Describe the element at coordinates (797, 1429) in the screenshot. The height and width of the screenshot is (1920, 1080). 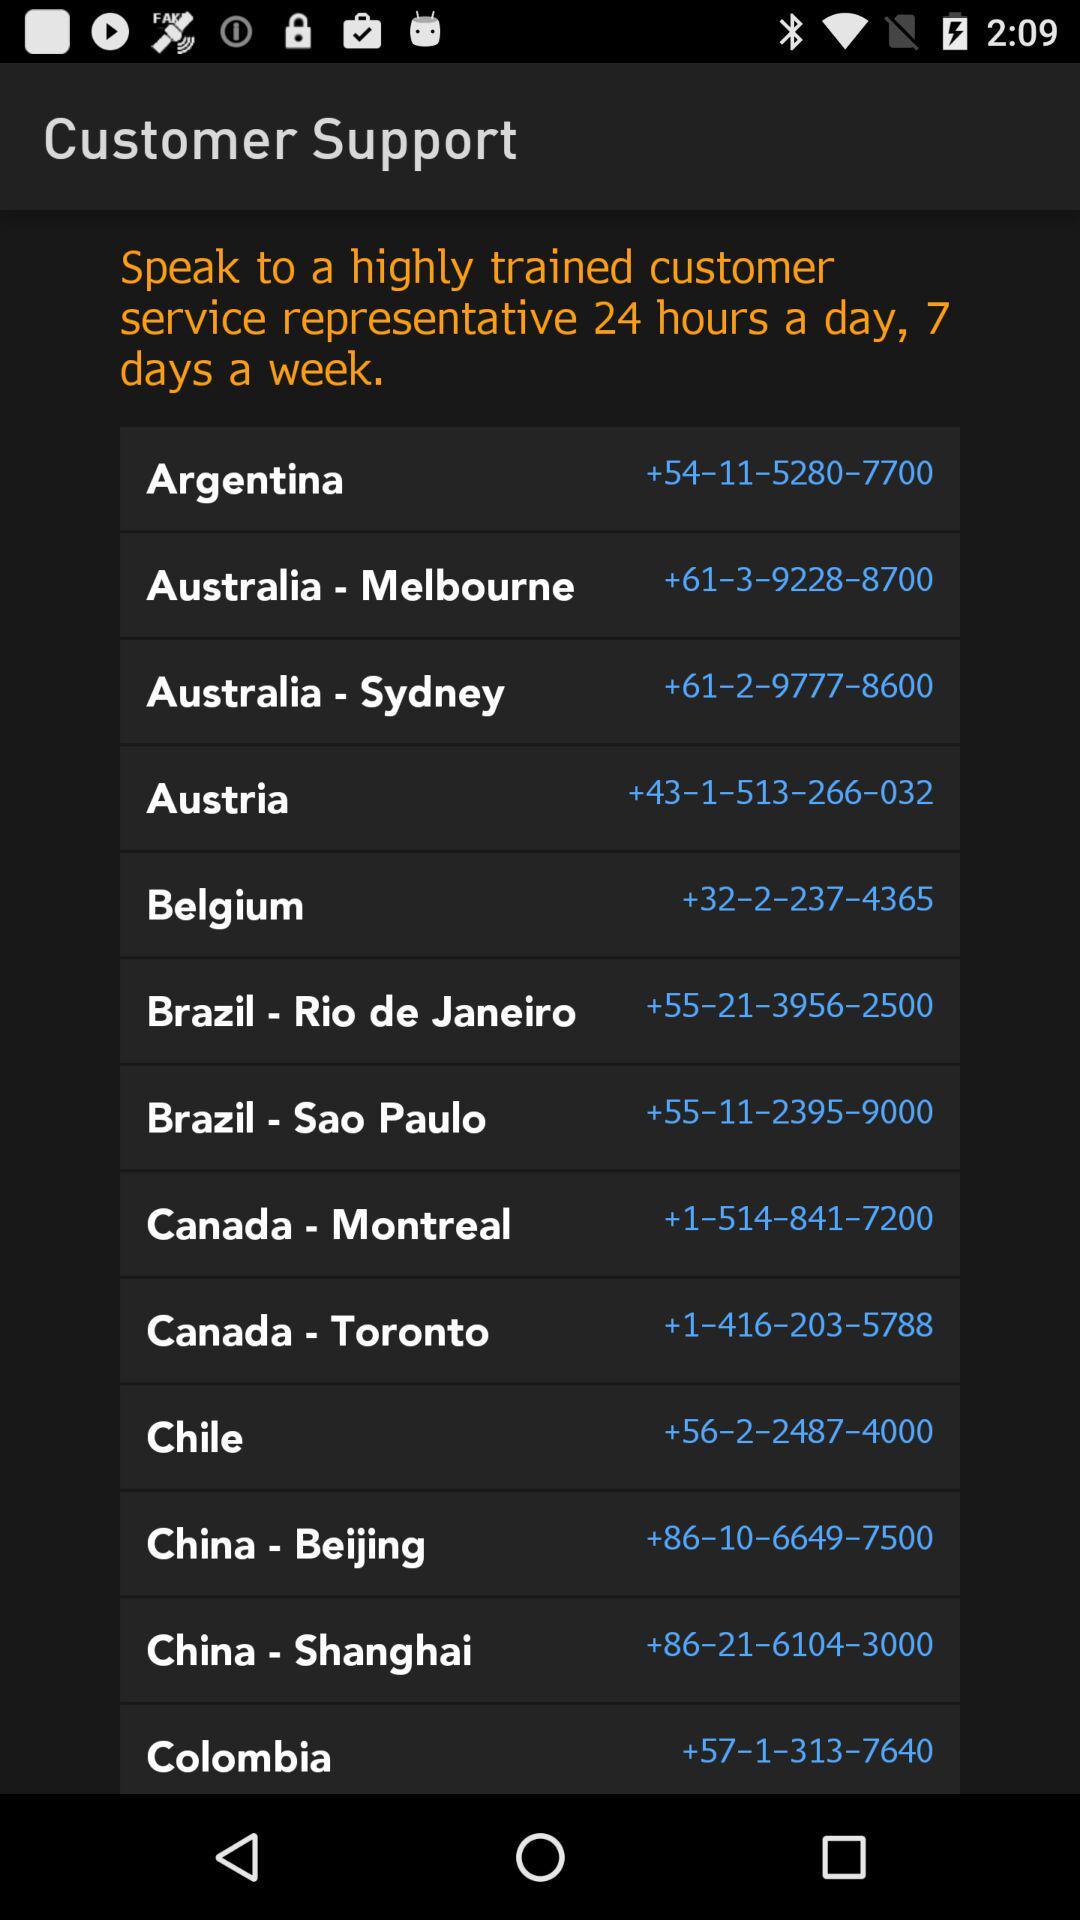
I see `the 56 2 2487 icon` at that location.